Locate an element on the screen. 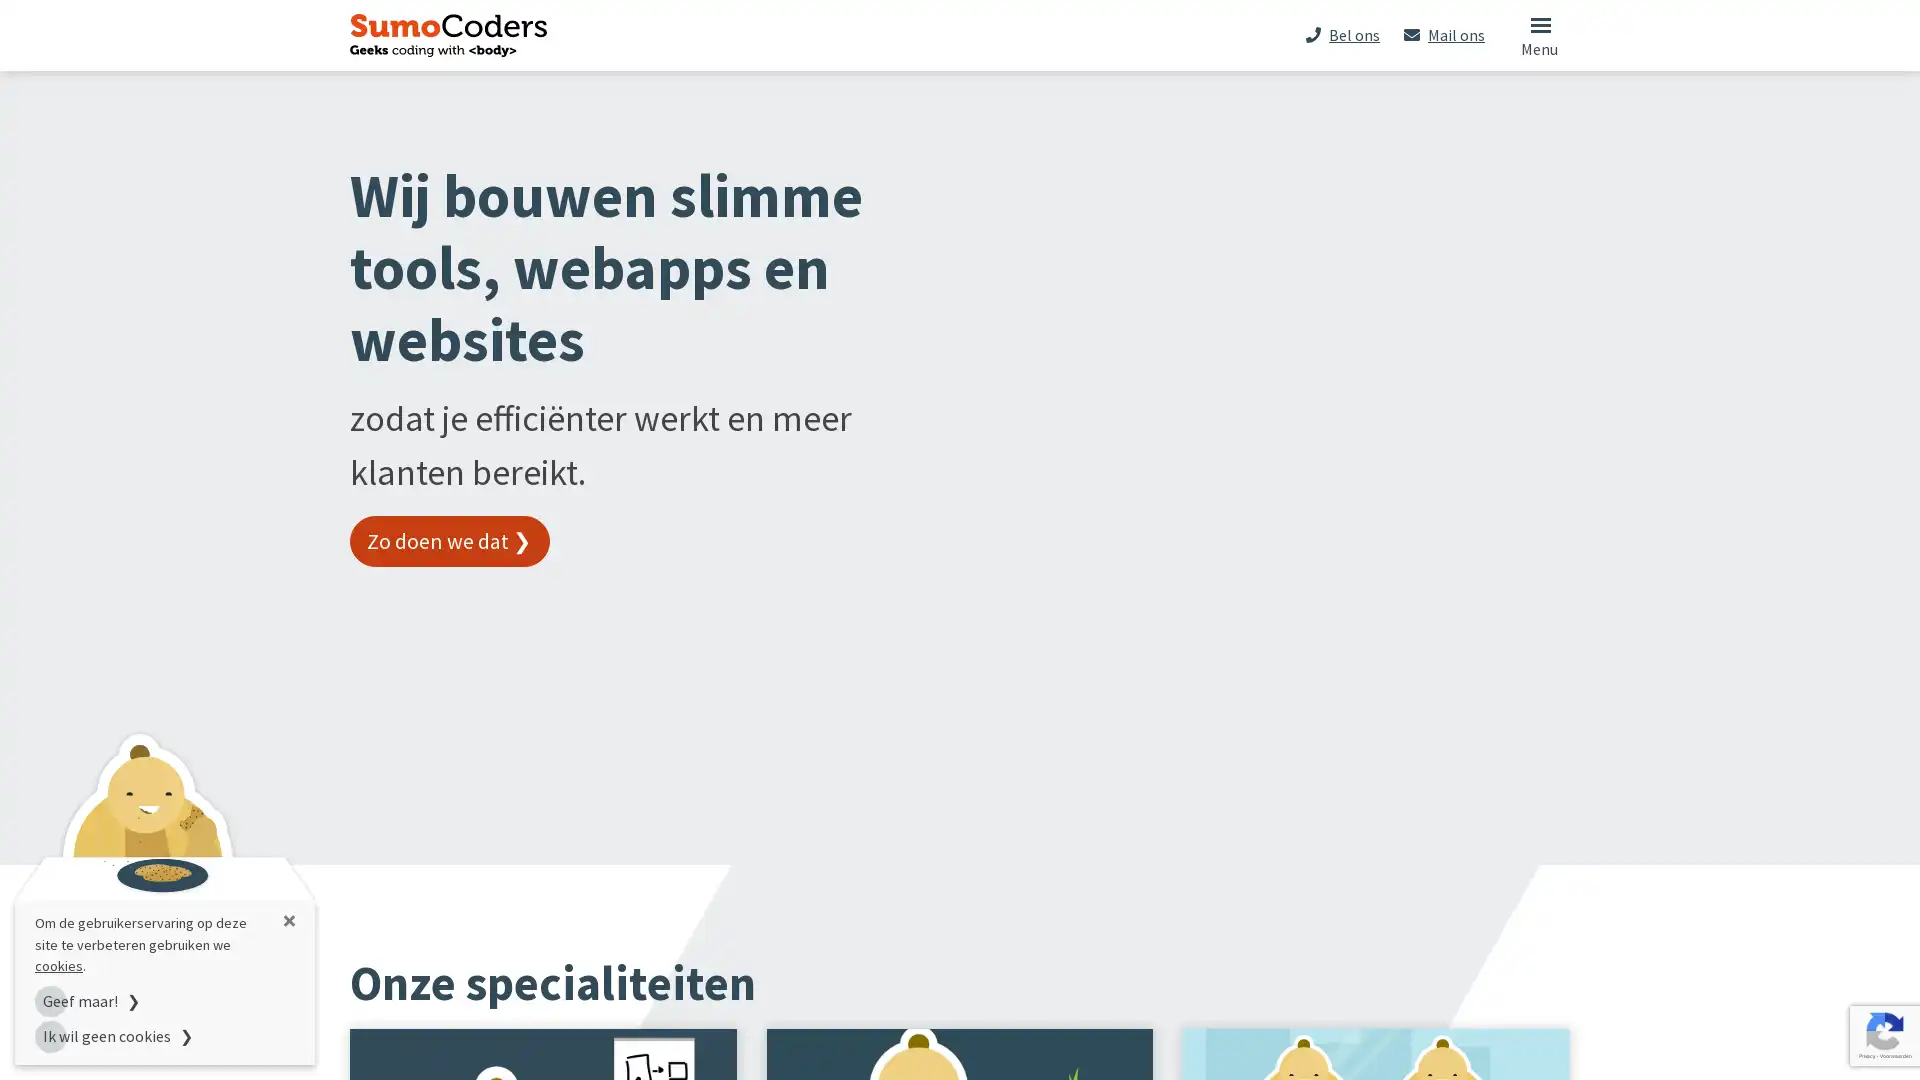 Image resolution: width=1920 pixels, height=1080 pixels. sluiten is located at coordinates (288, 920).